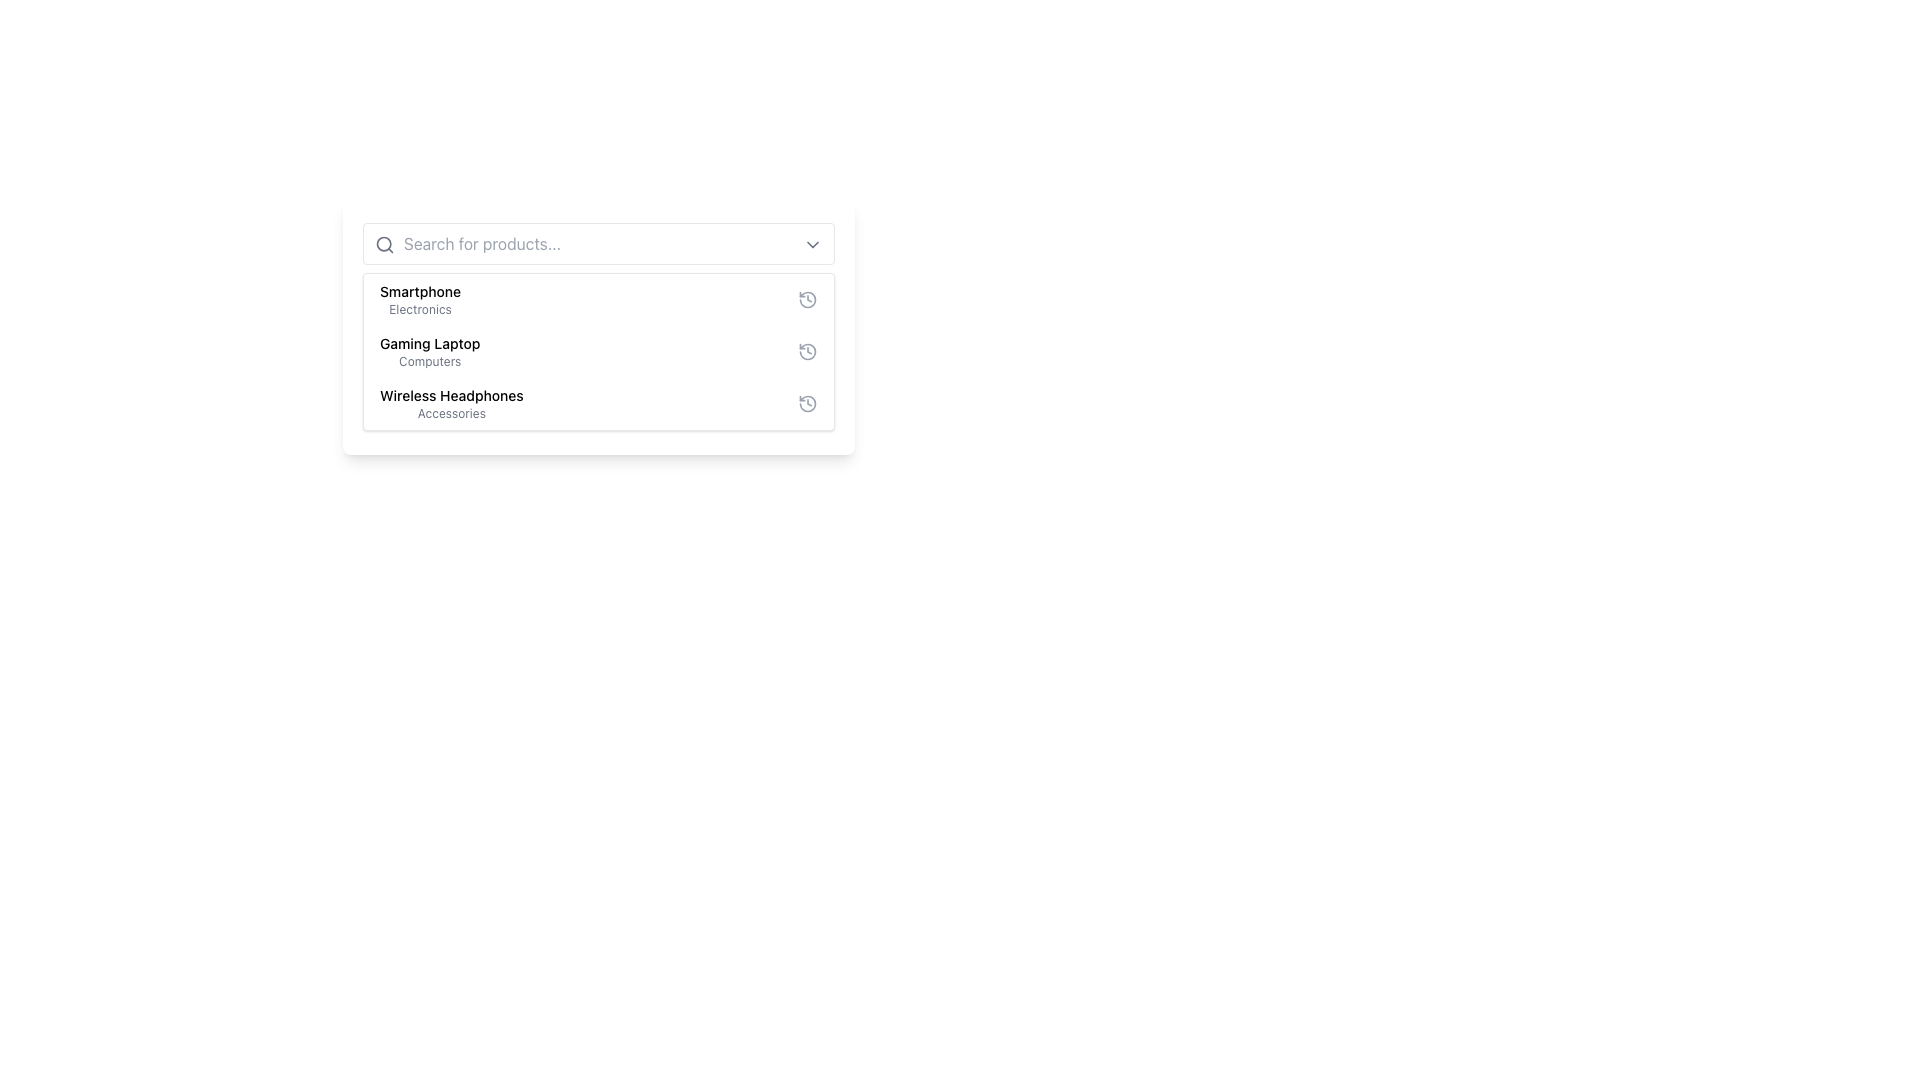 The height and width of the screenshot is (1080, 1920). I want to click on to select the 'Gaming Laptop' list item in the product navigation menu, which is the second entry in the list under the 'Computers' category, so click(429, 350).